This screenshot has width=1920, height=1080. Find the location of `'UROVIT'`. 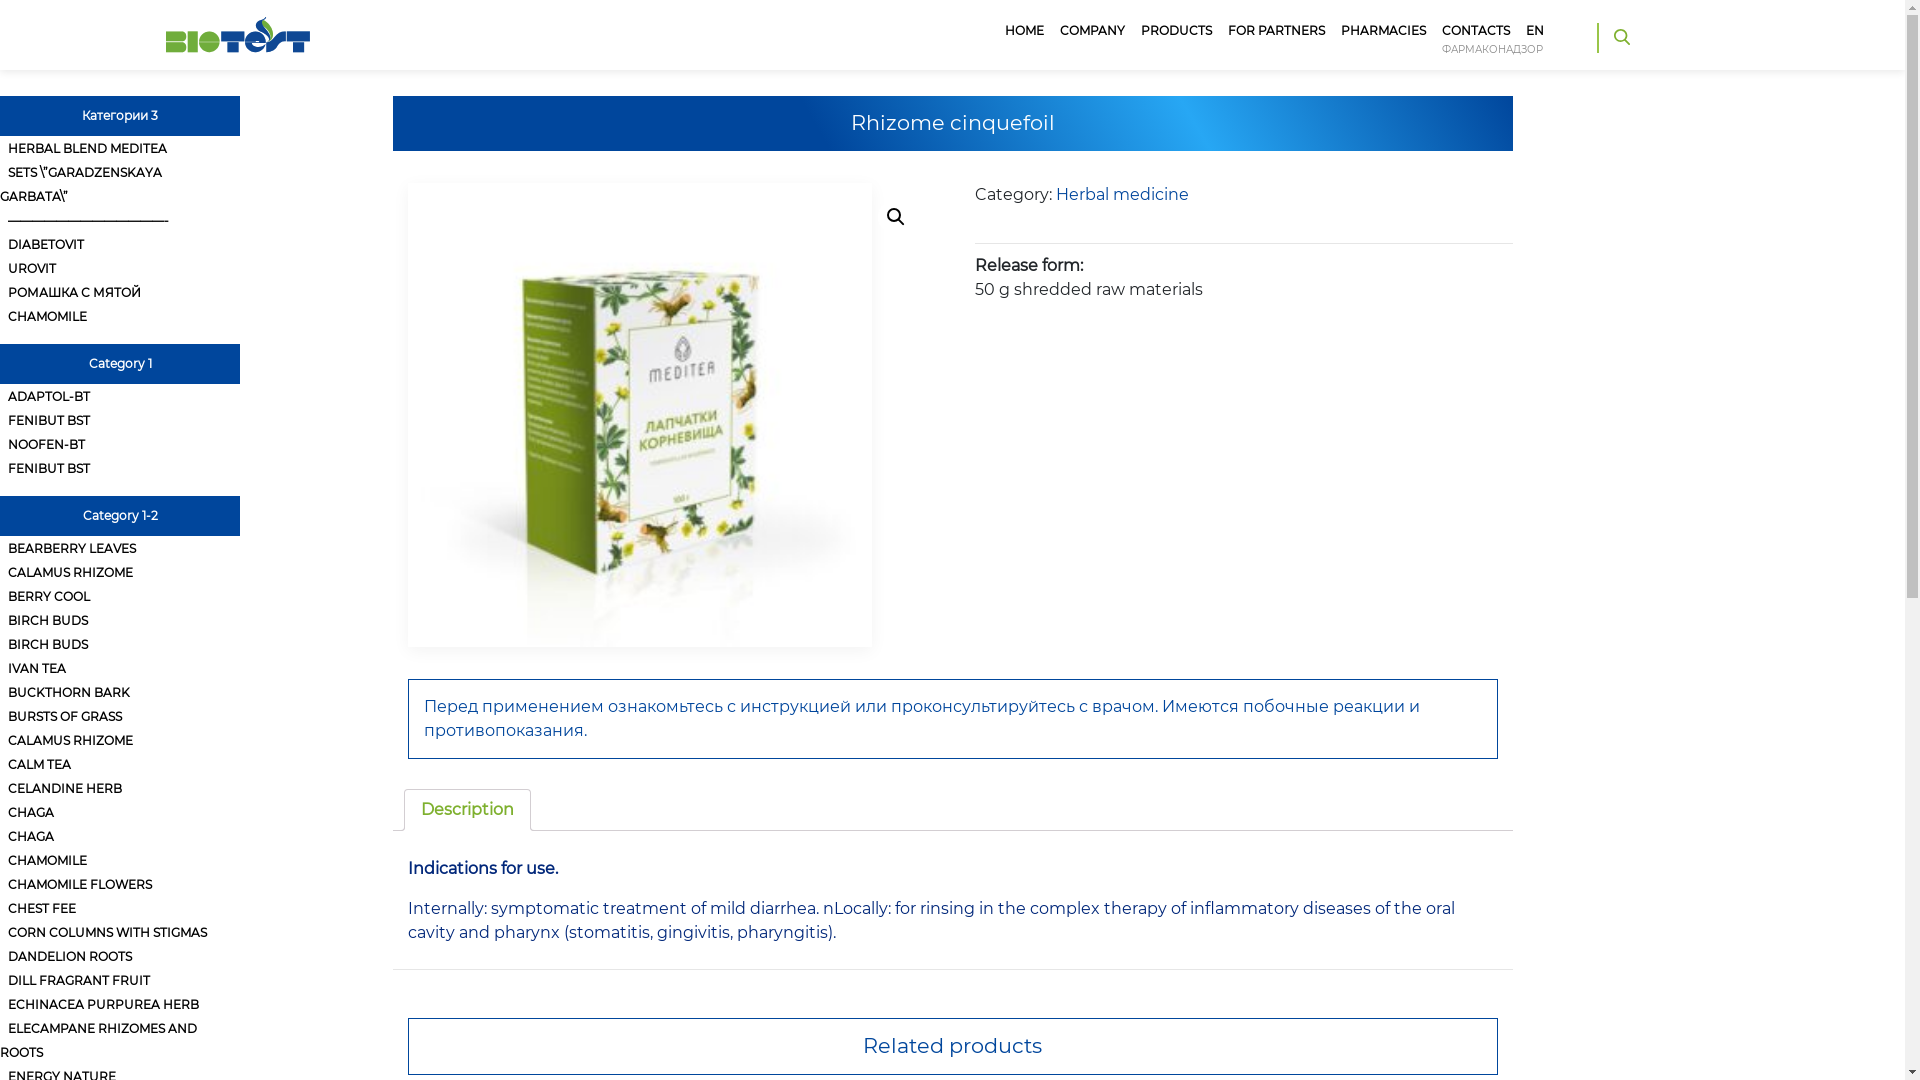

'UROVIT' is located at coordinates (32, 267).